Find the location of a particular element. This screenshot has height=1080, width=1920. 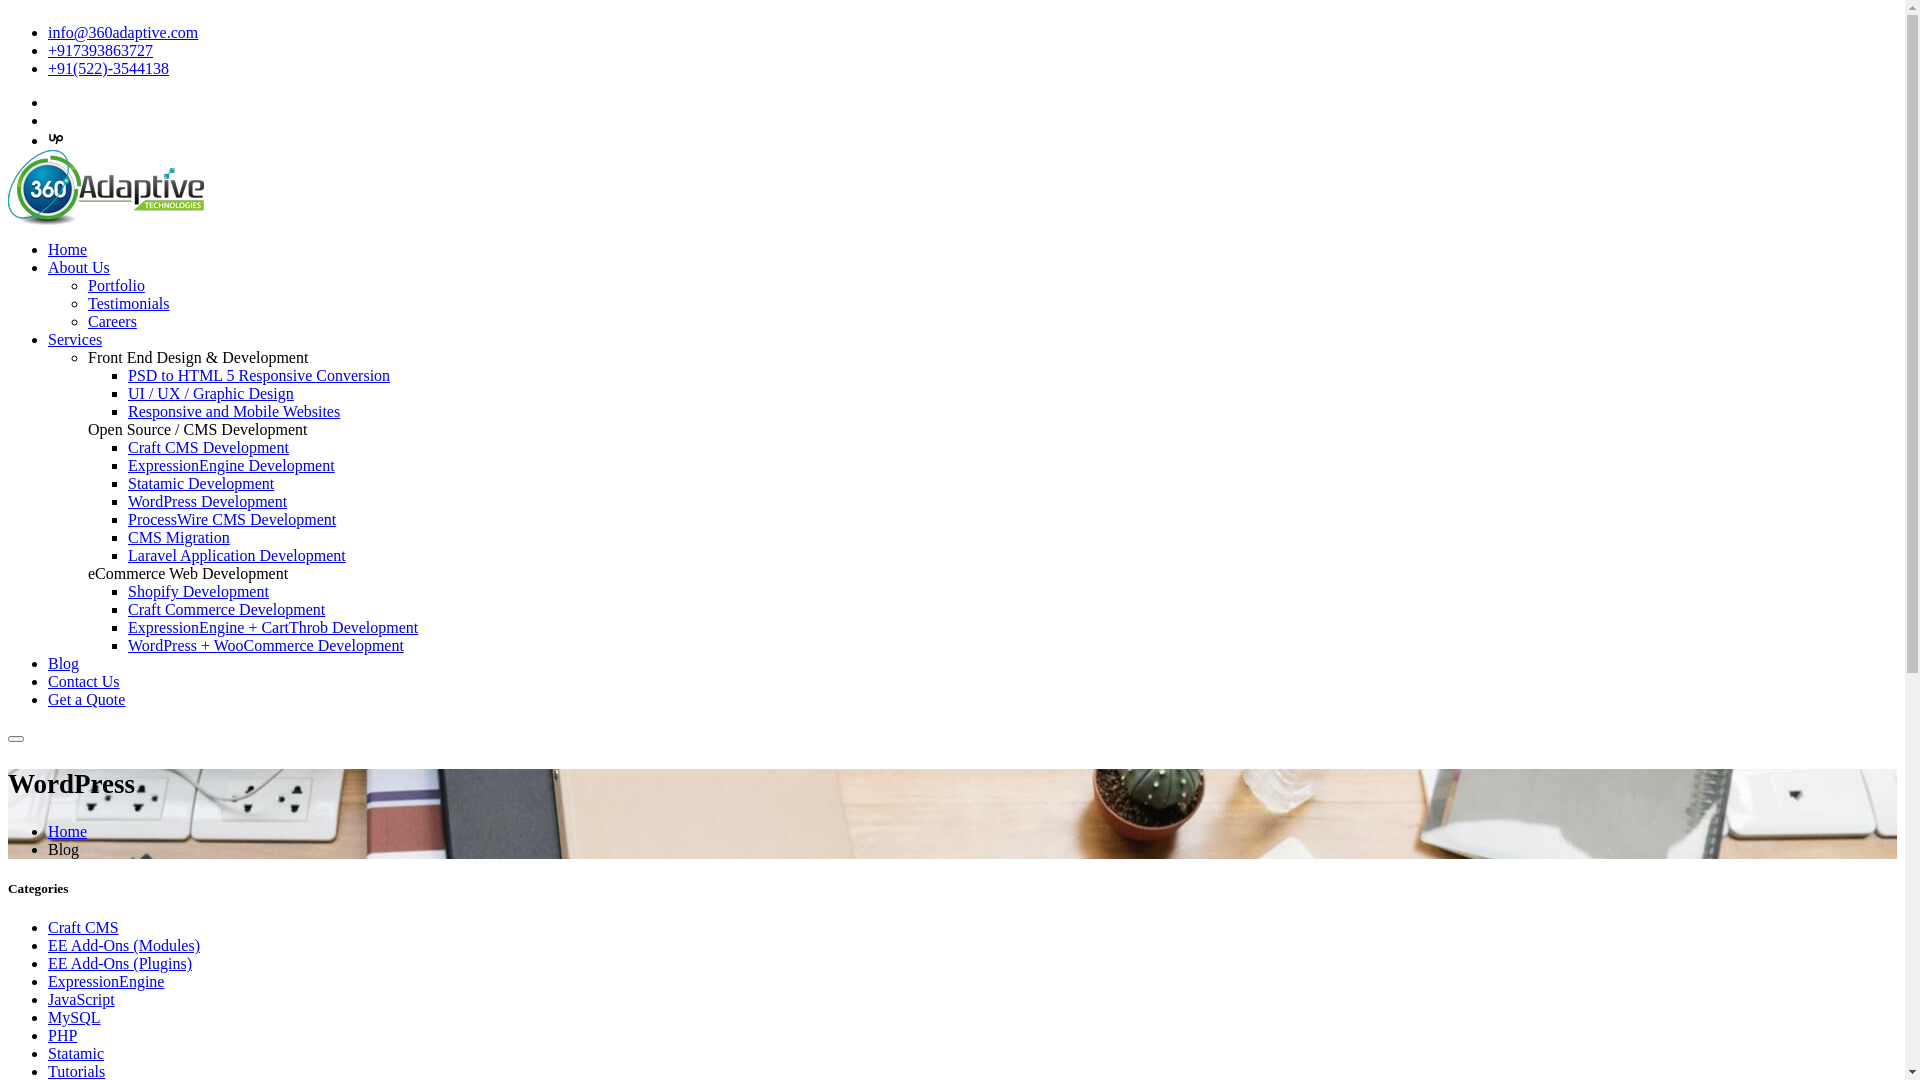

'info@360adaptive.com' is located at coordinates (48, 32).